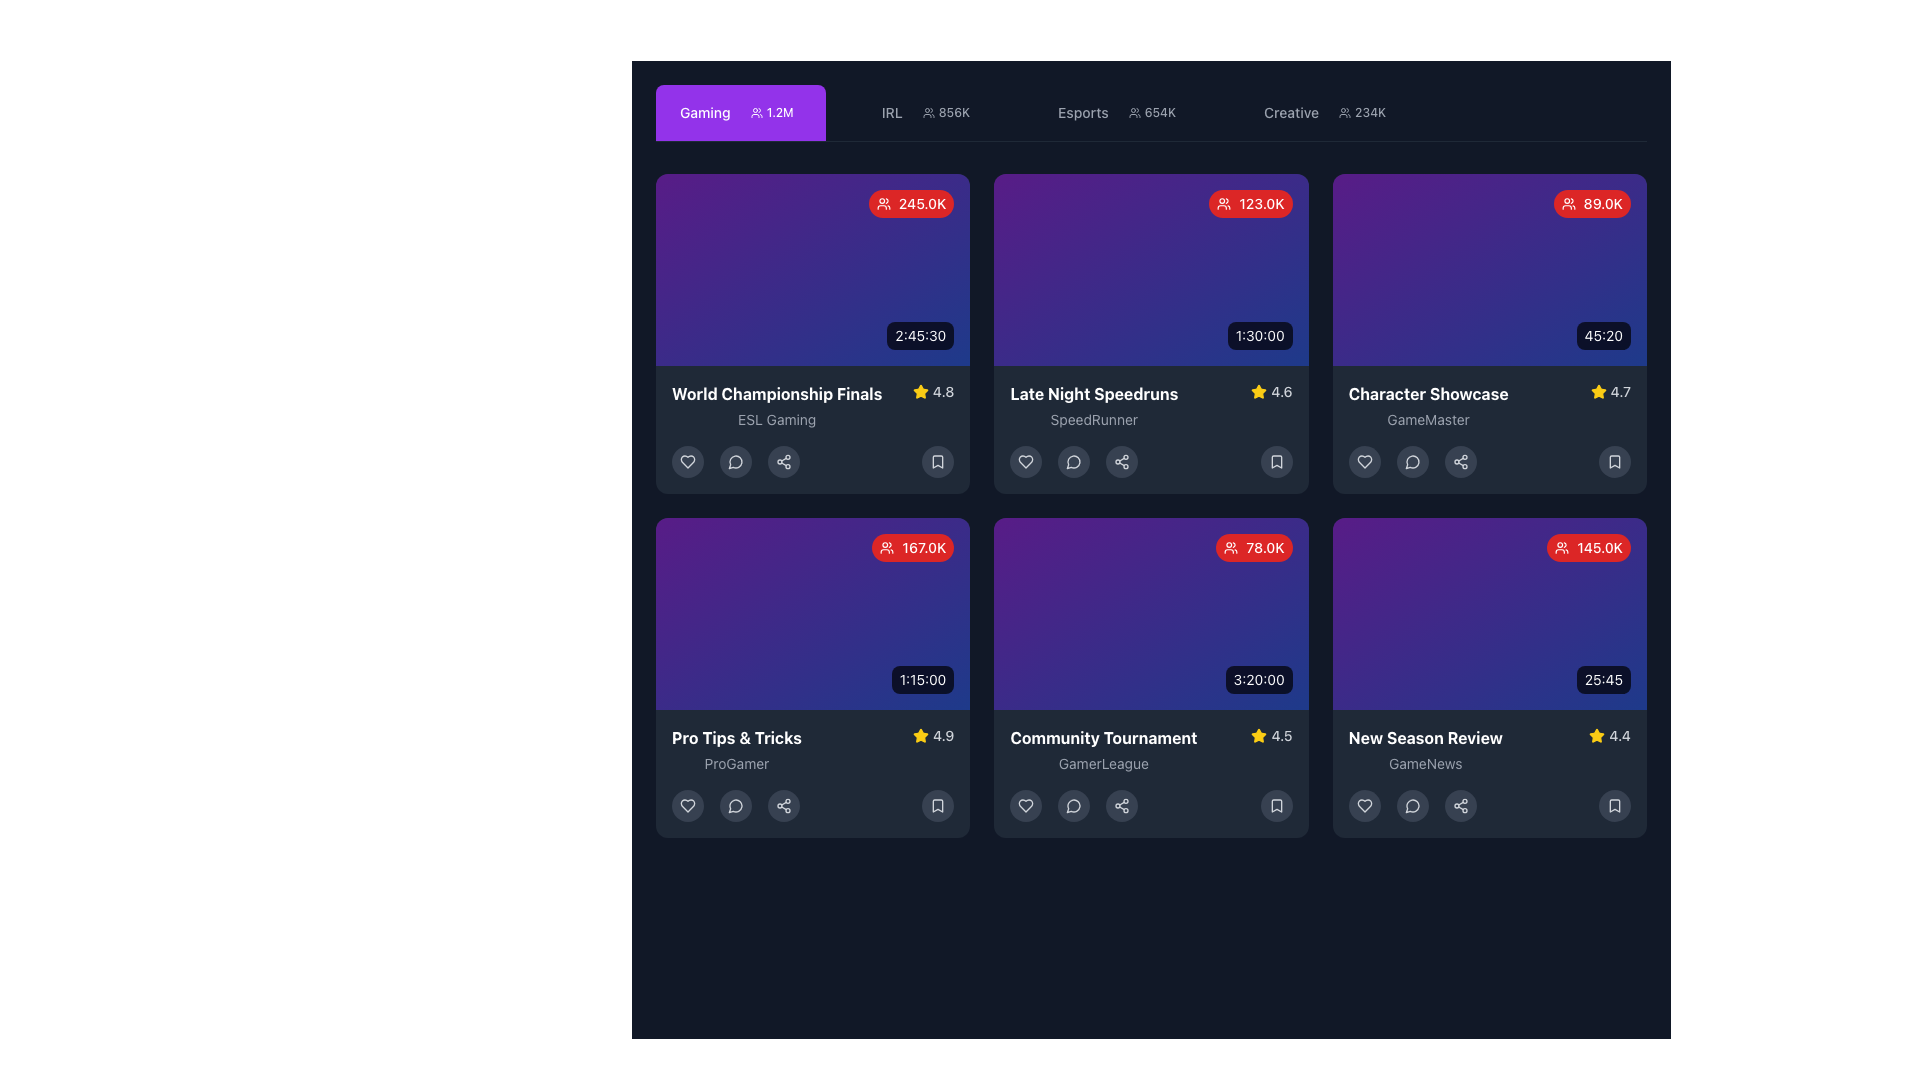 The height and width of the screenshot is (1080, 1920). I want to click on the speech bubble icon button in the bottom-right corner of the 'New Season Review' card, so click(1411, 805).